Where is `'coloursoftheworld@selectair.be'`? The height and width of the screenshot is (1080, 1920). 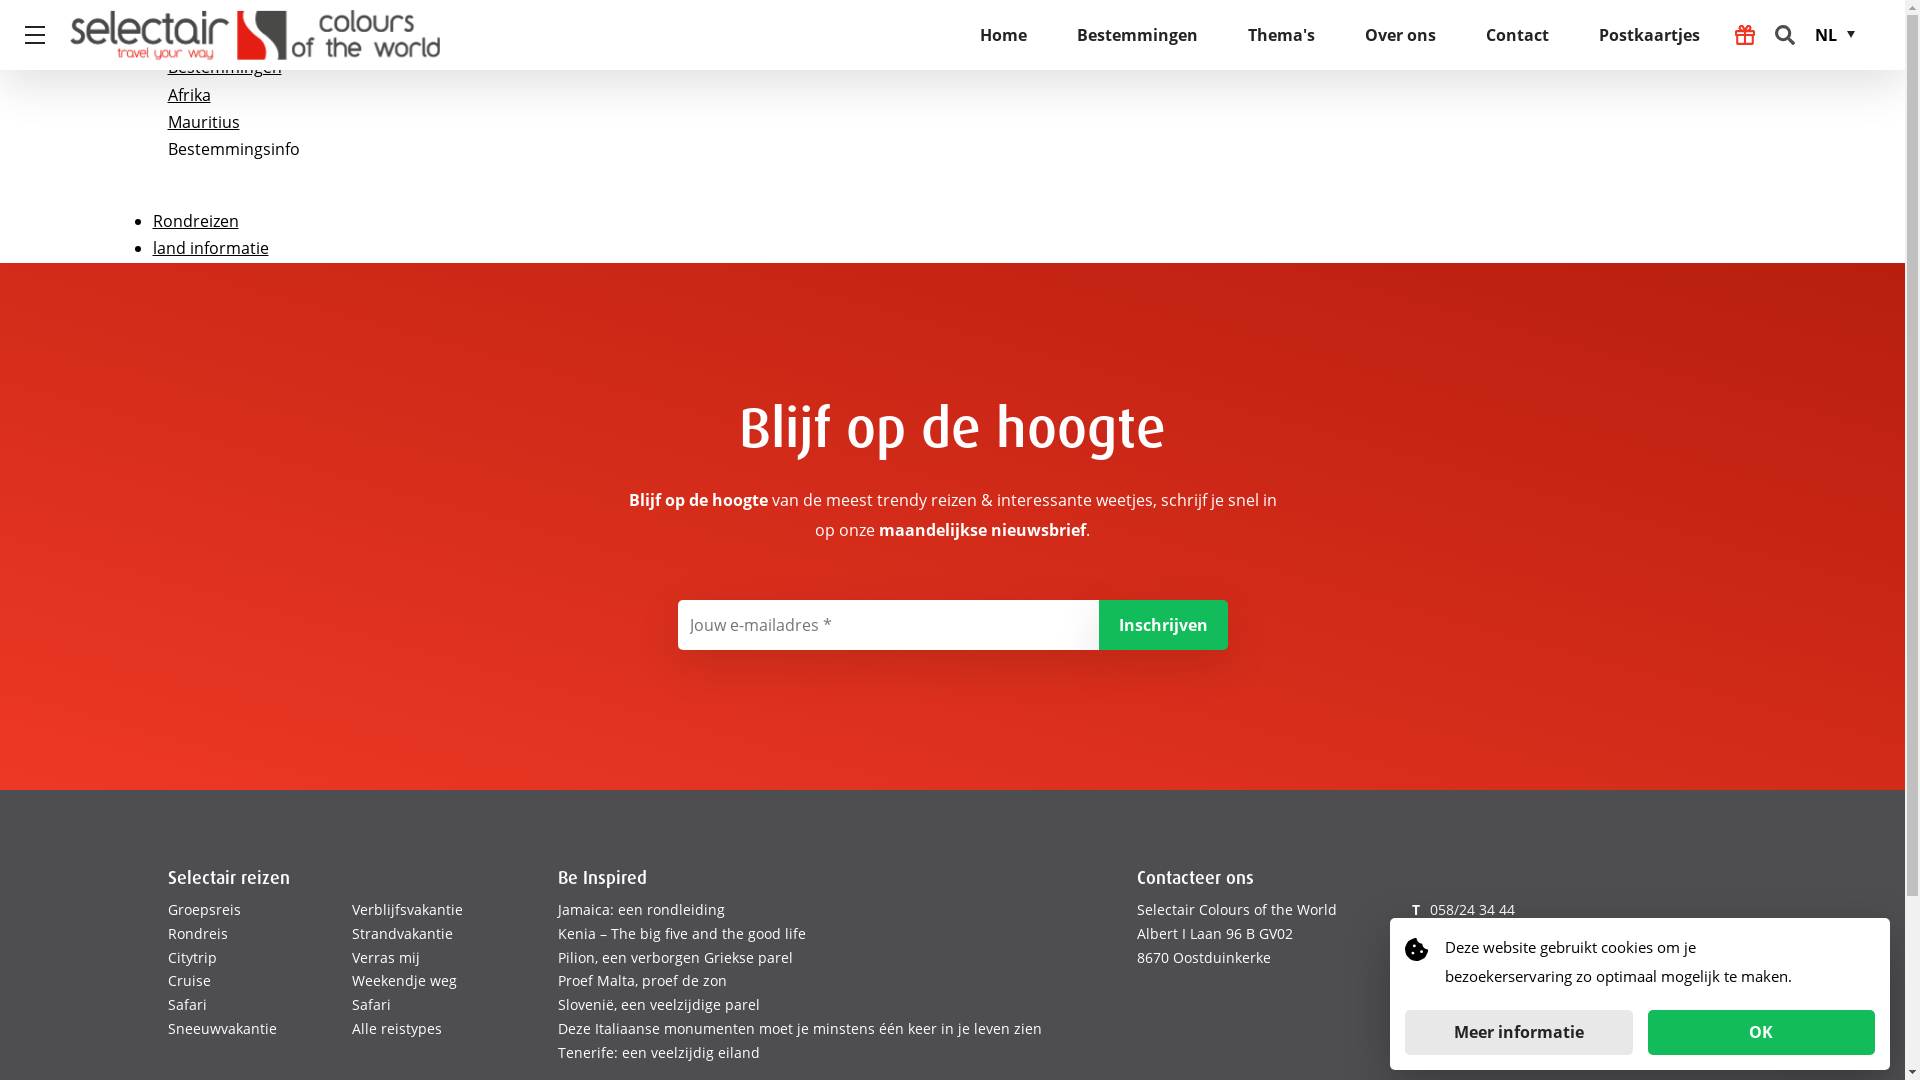 'coloursoftheworld@selectair.be' is located at coordinates (1535, 933).